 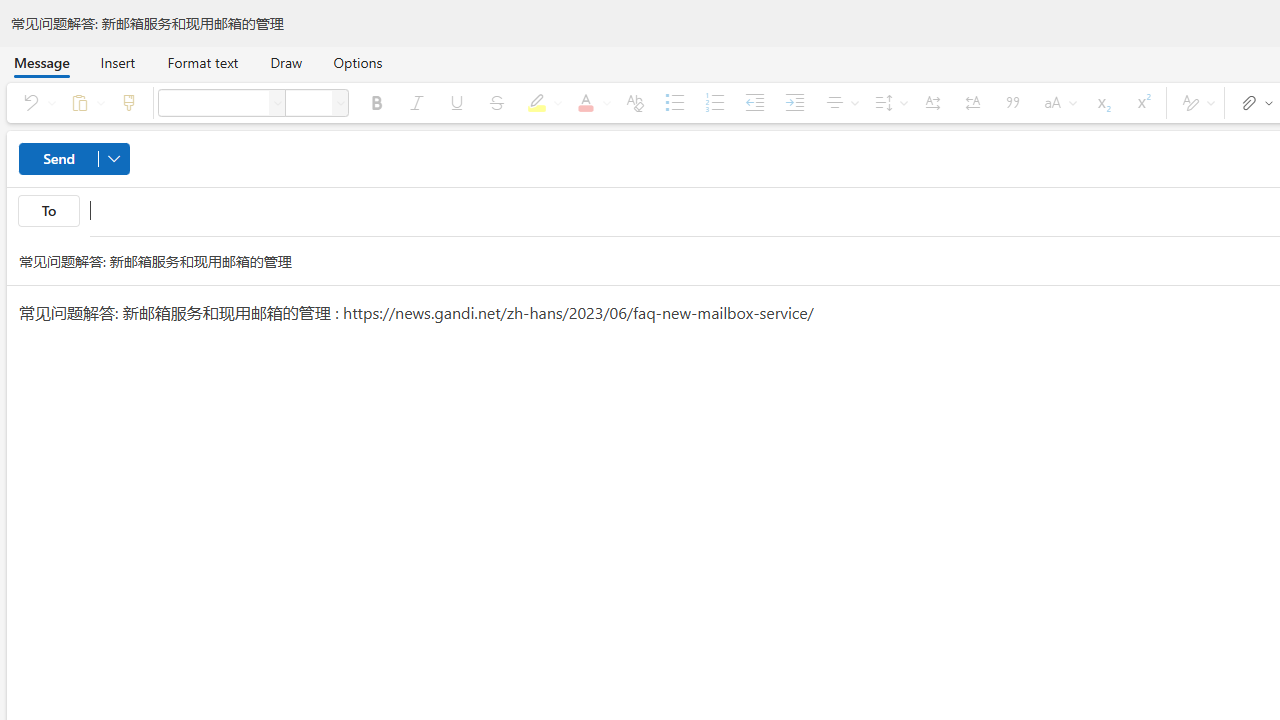 What do you see at coordinates (213, 102) in the screenshot?
I see `'Font'` at bounding box center [213, 102].